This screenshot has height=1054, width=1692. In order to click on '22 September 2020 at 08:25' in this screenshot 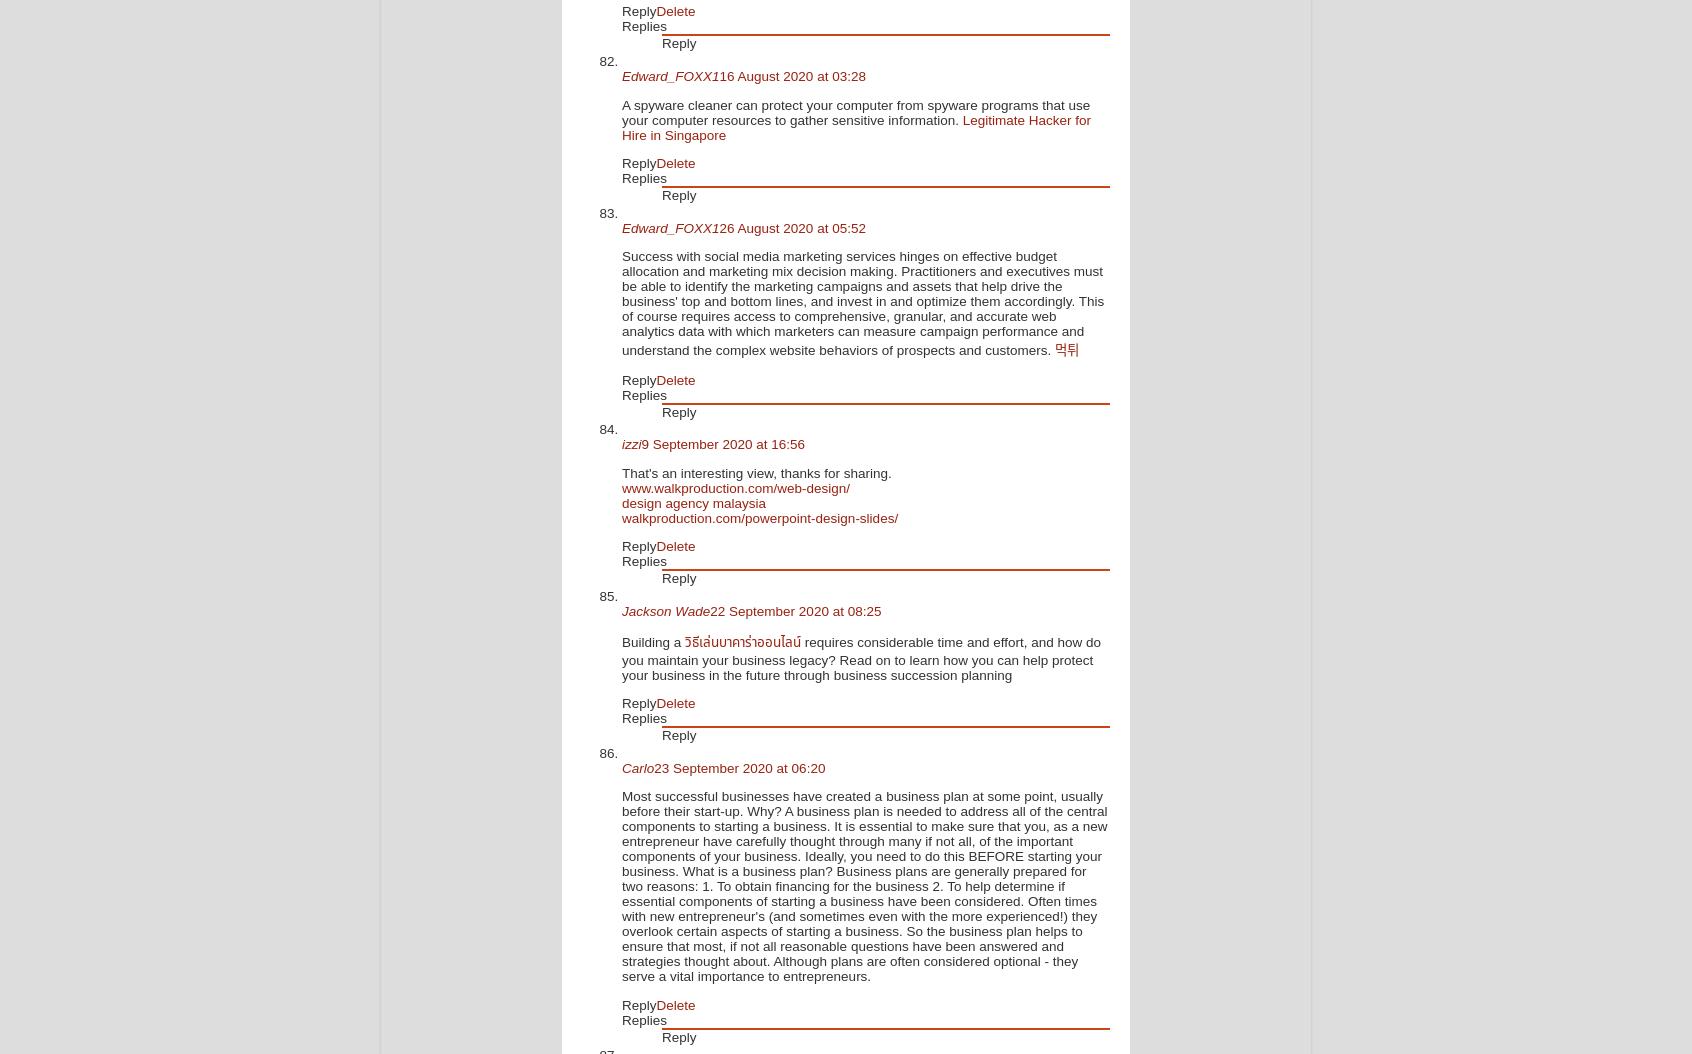, I will do `click(795, 610)`.